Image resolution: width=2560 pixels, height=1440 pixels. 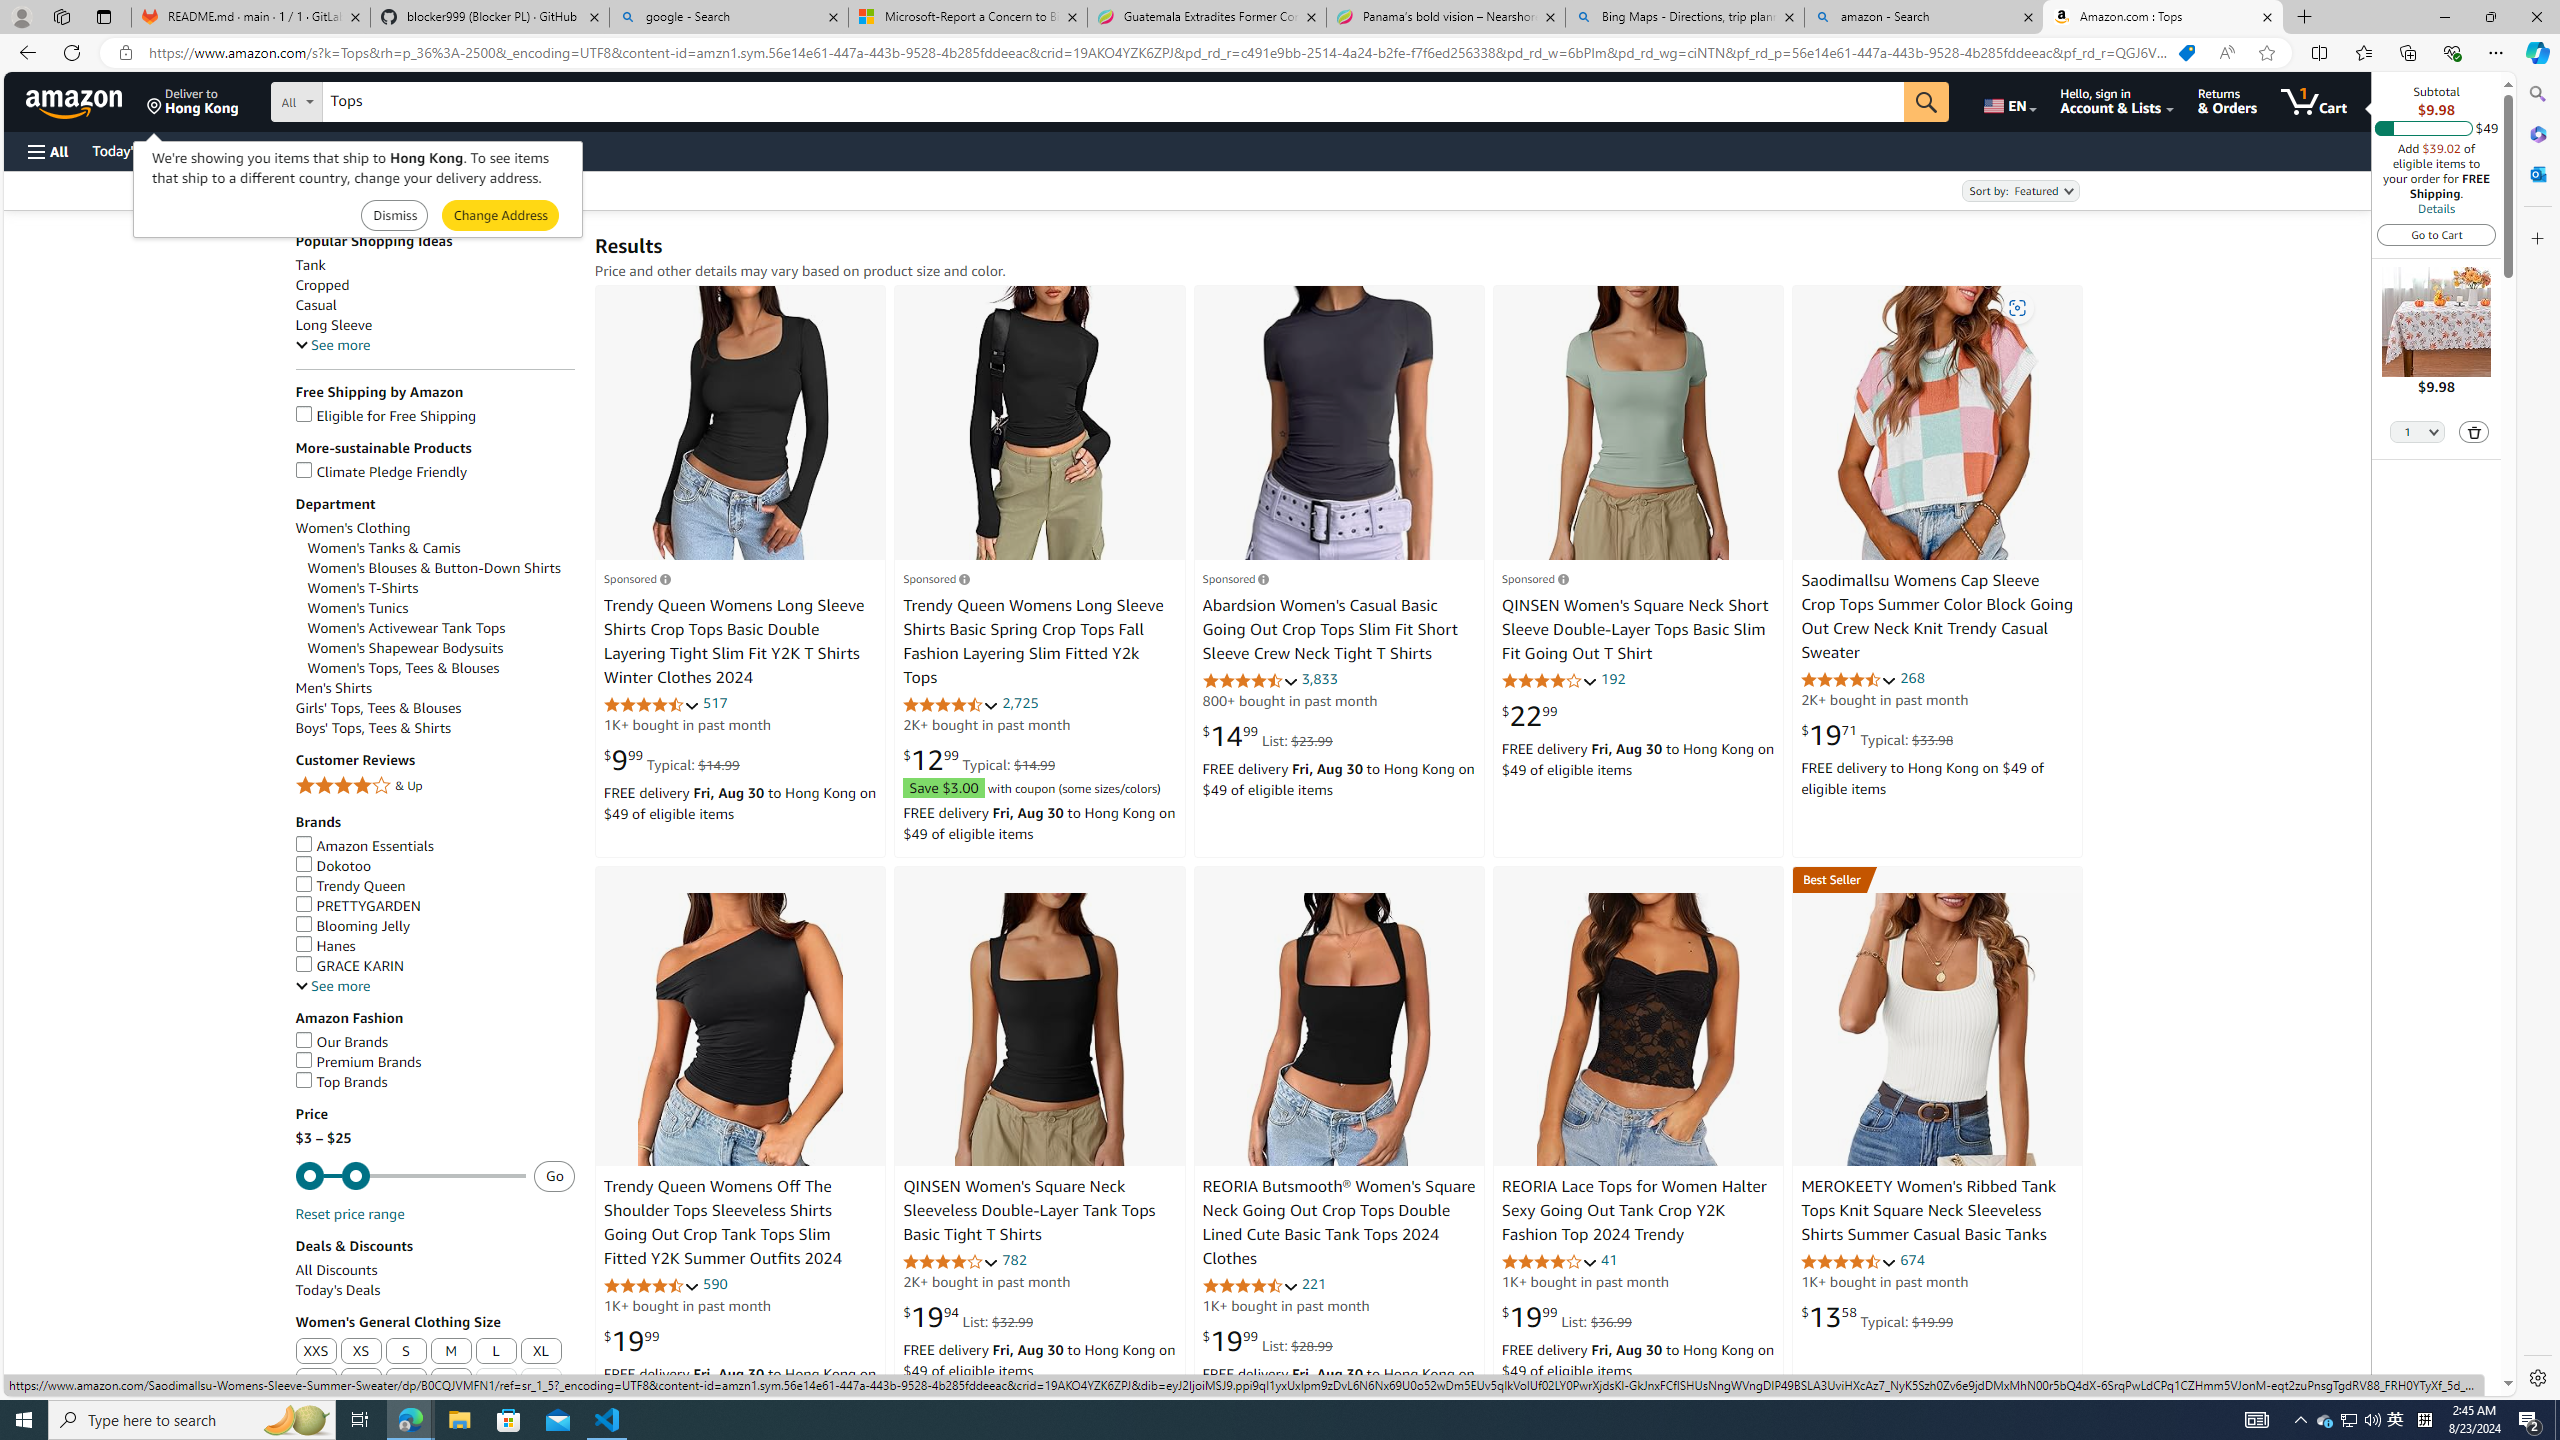 I want to click on 'Amazon Essentials', so click(x=363, y=846).